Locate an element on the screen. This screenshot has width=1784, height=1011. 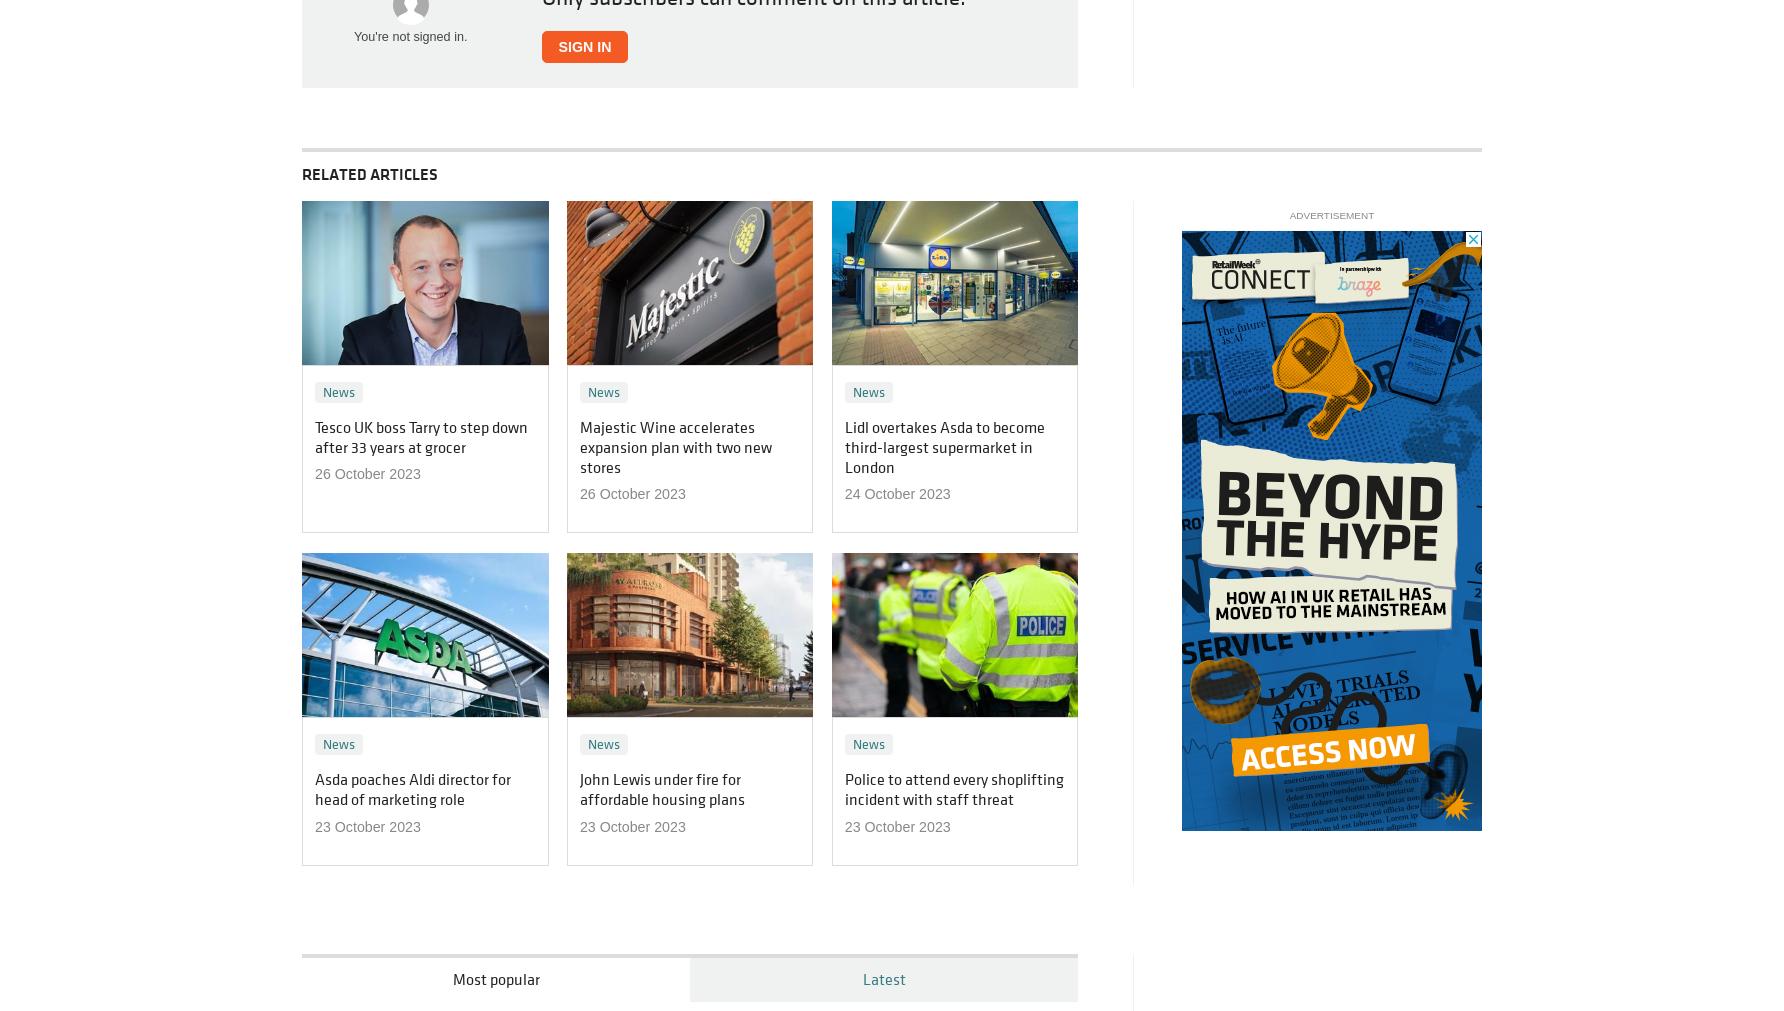
'Lidl overtakes Asda to become third-largest supermarket in London' is located at coordinates (943, 445).